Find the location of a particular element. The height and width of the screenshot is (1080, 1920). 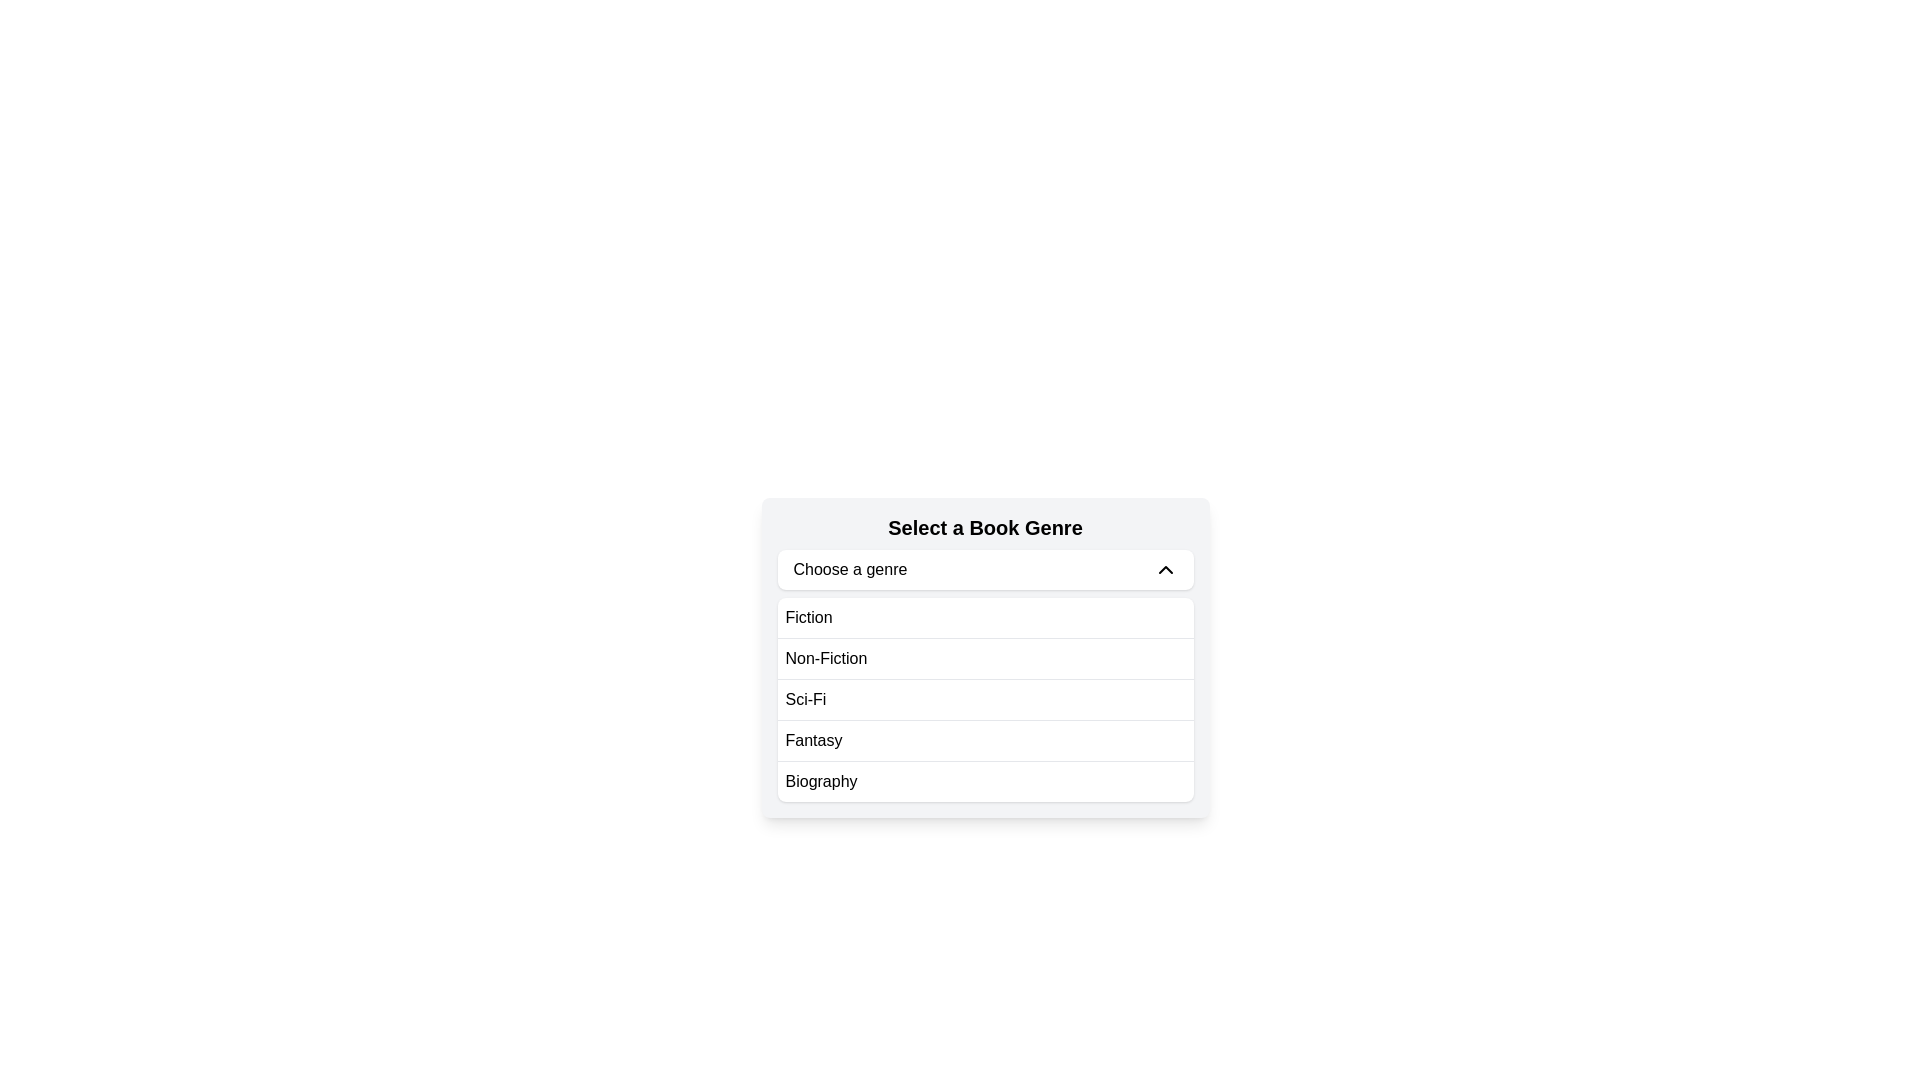

the text item labeled 'Biography' within the dropdown list is located at coordinates (821, 781).